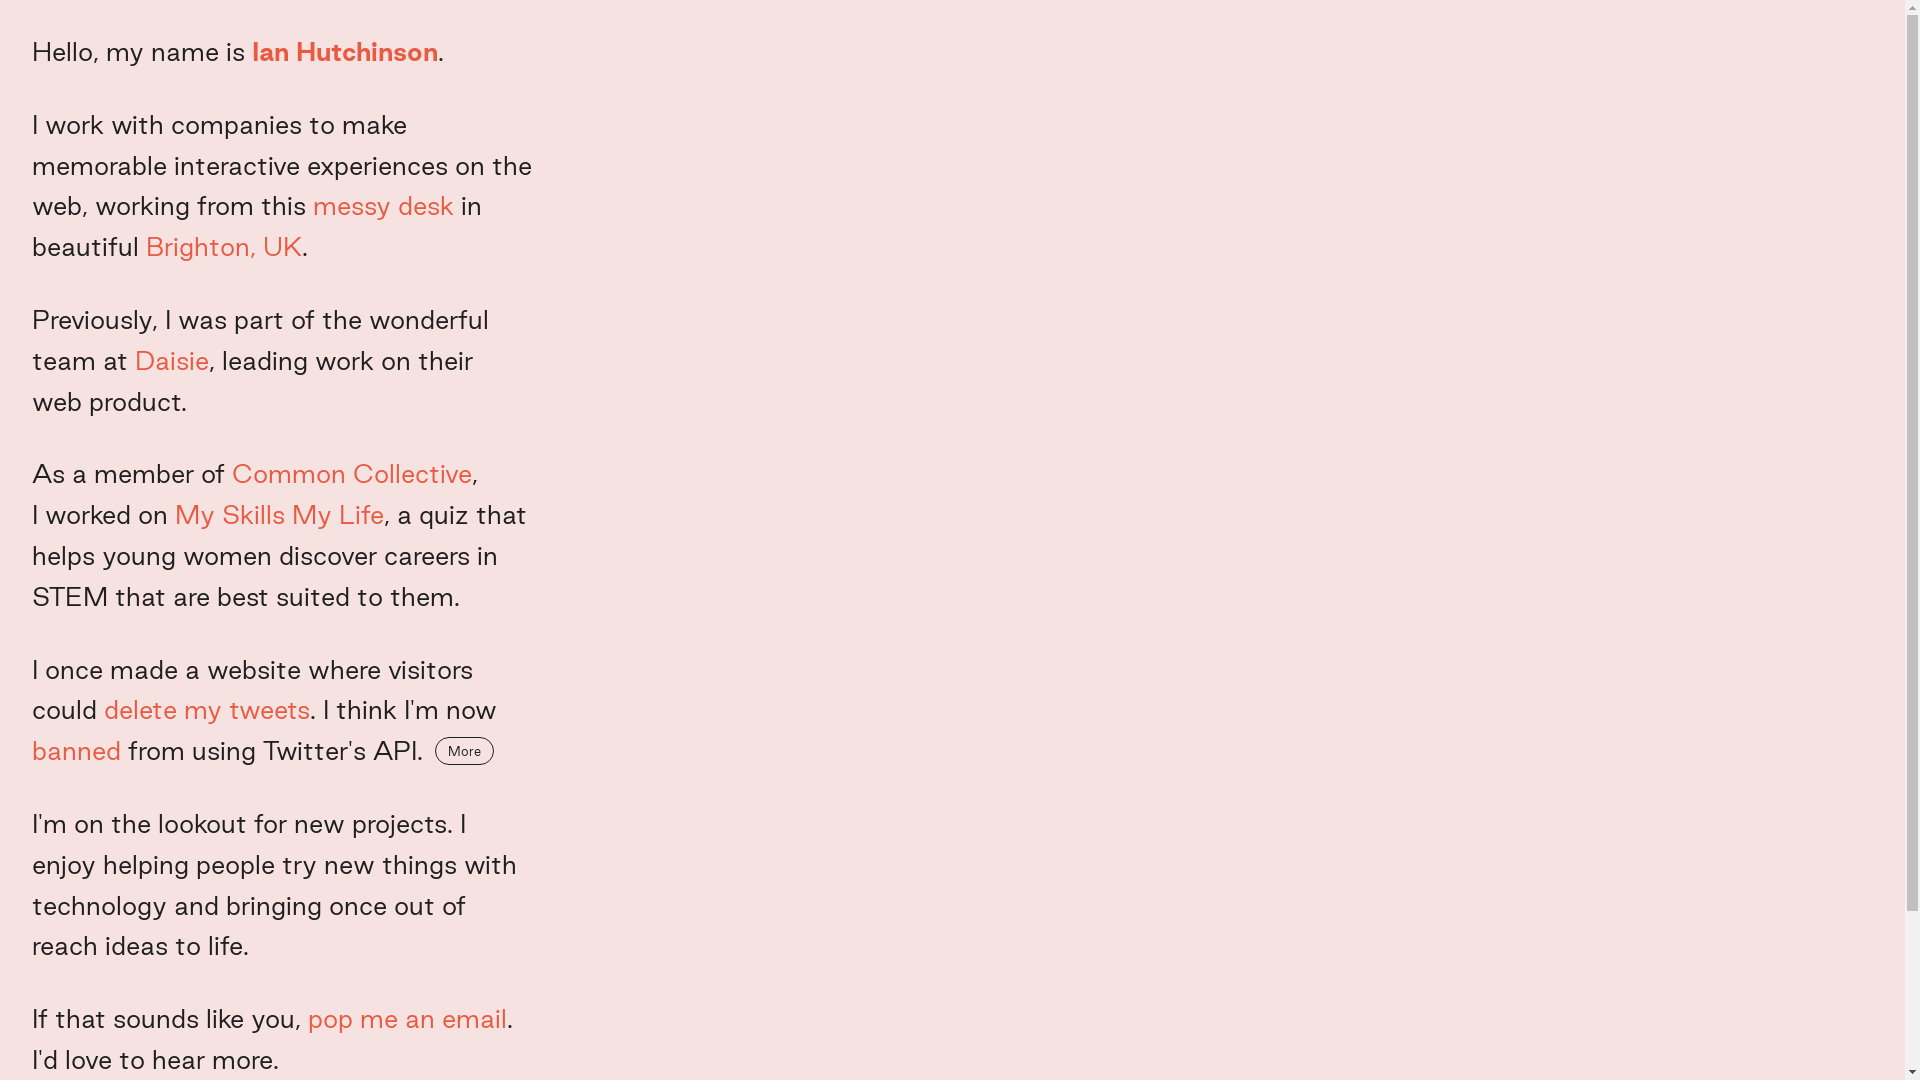 The image size is (1920, 1080). I want to click on 'Daisie', so click(172, 361).